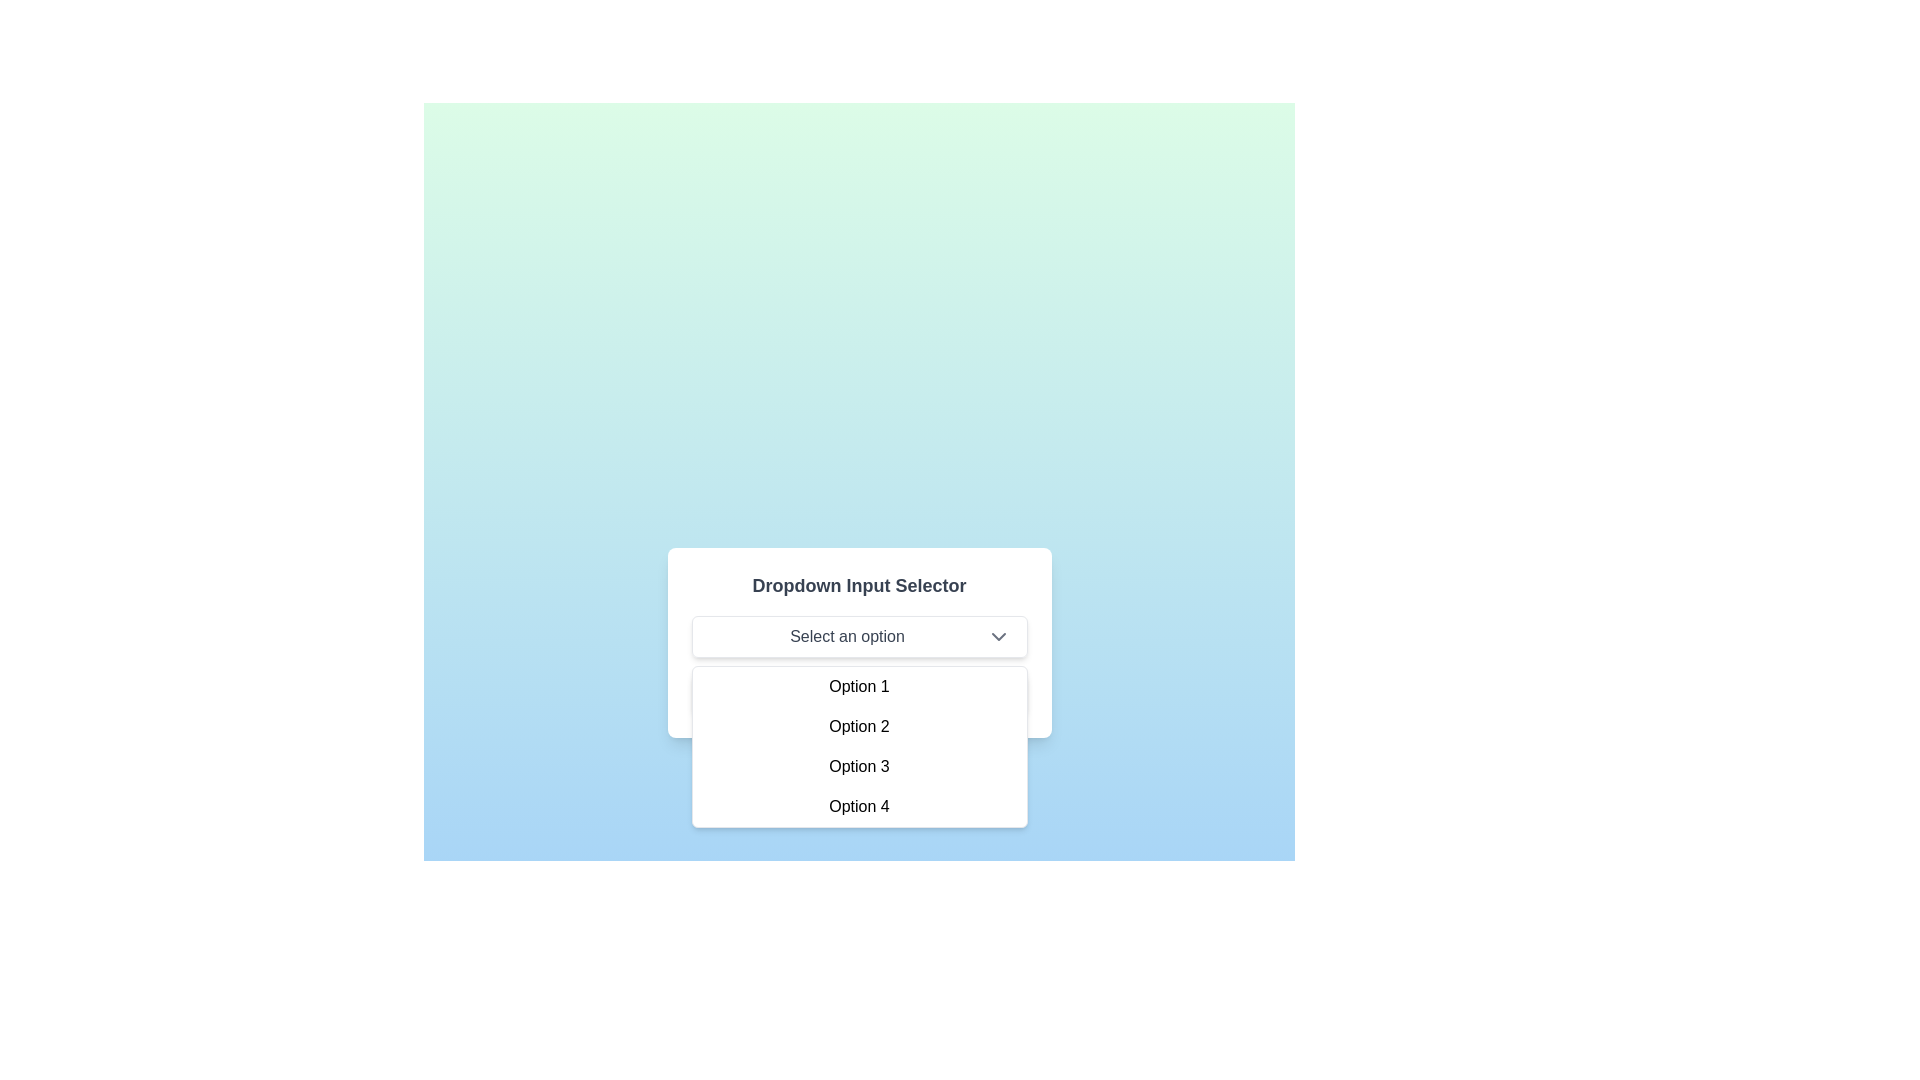 This screenshot has width=1920, height=1080. Describe the element at coordinates (859, 585) in the screenshot. I see `the title text element that serves as a label for the dropdown interface, positioned at the top-center, directly above the 'Select an option' dropdown field` at that location.